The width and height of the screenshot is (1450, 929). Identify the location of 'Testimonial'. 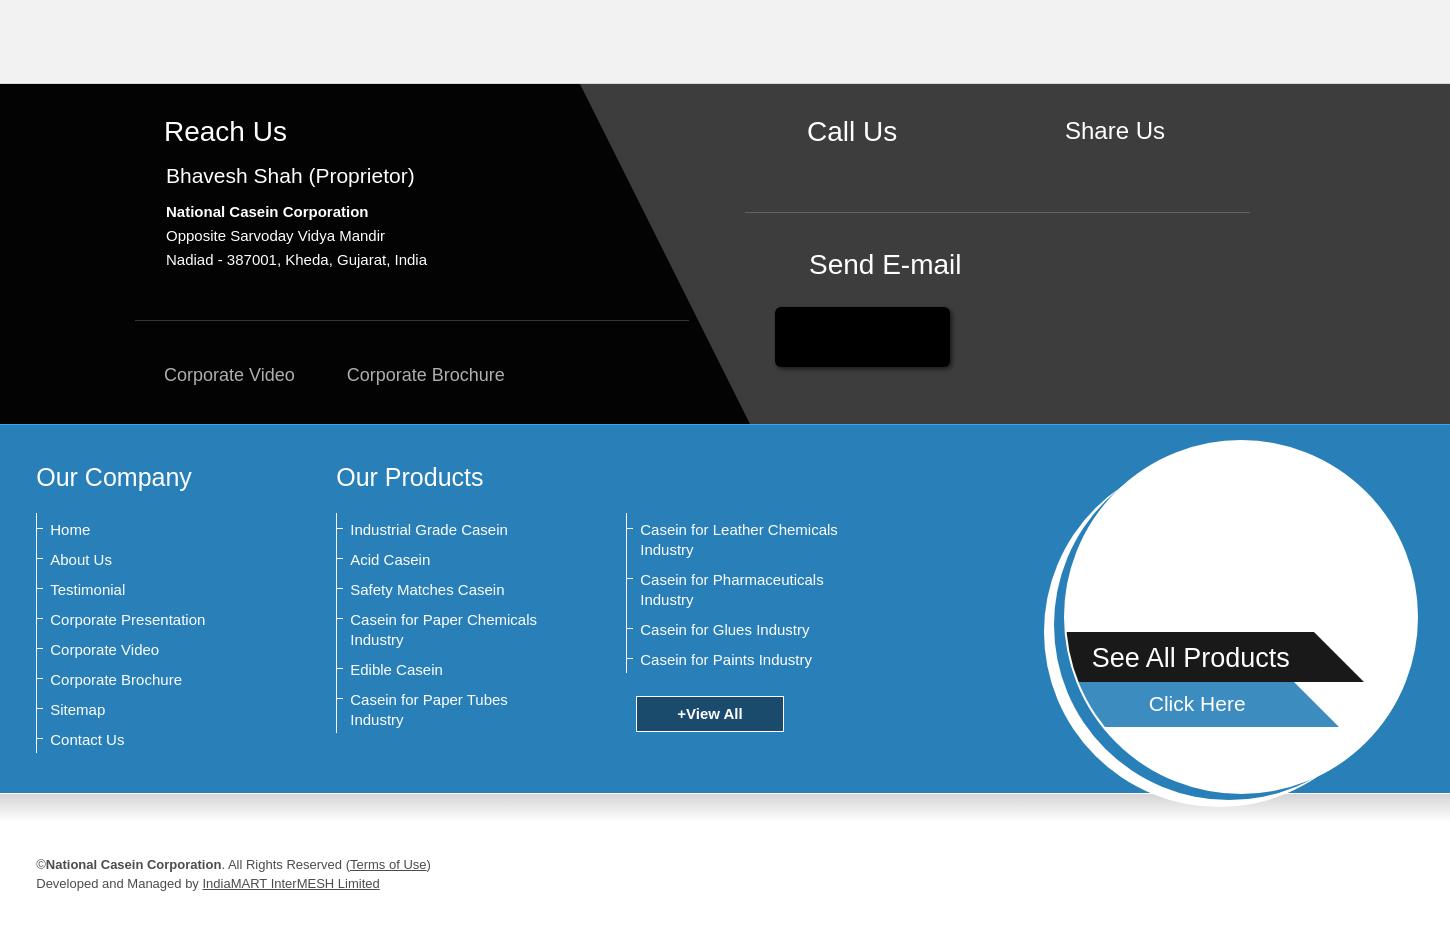
(87, 588).